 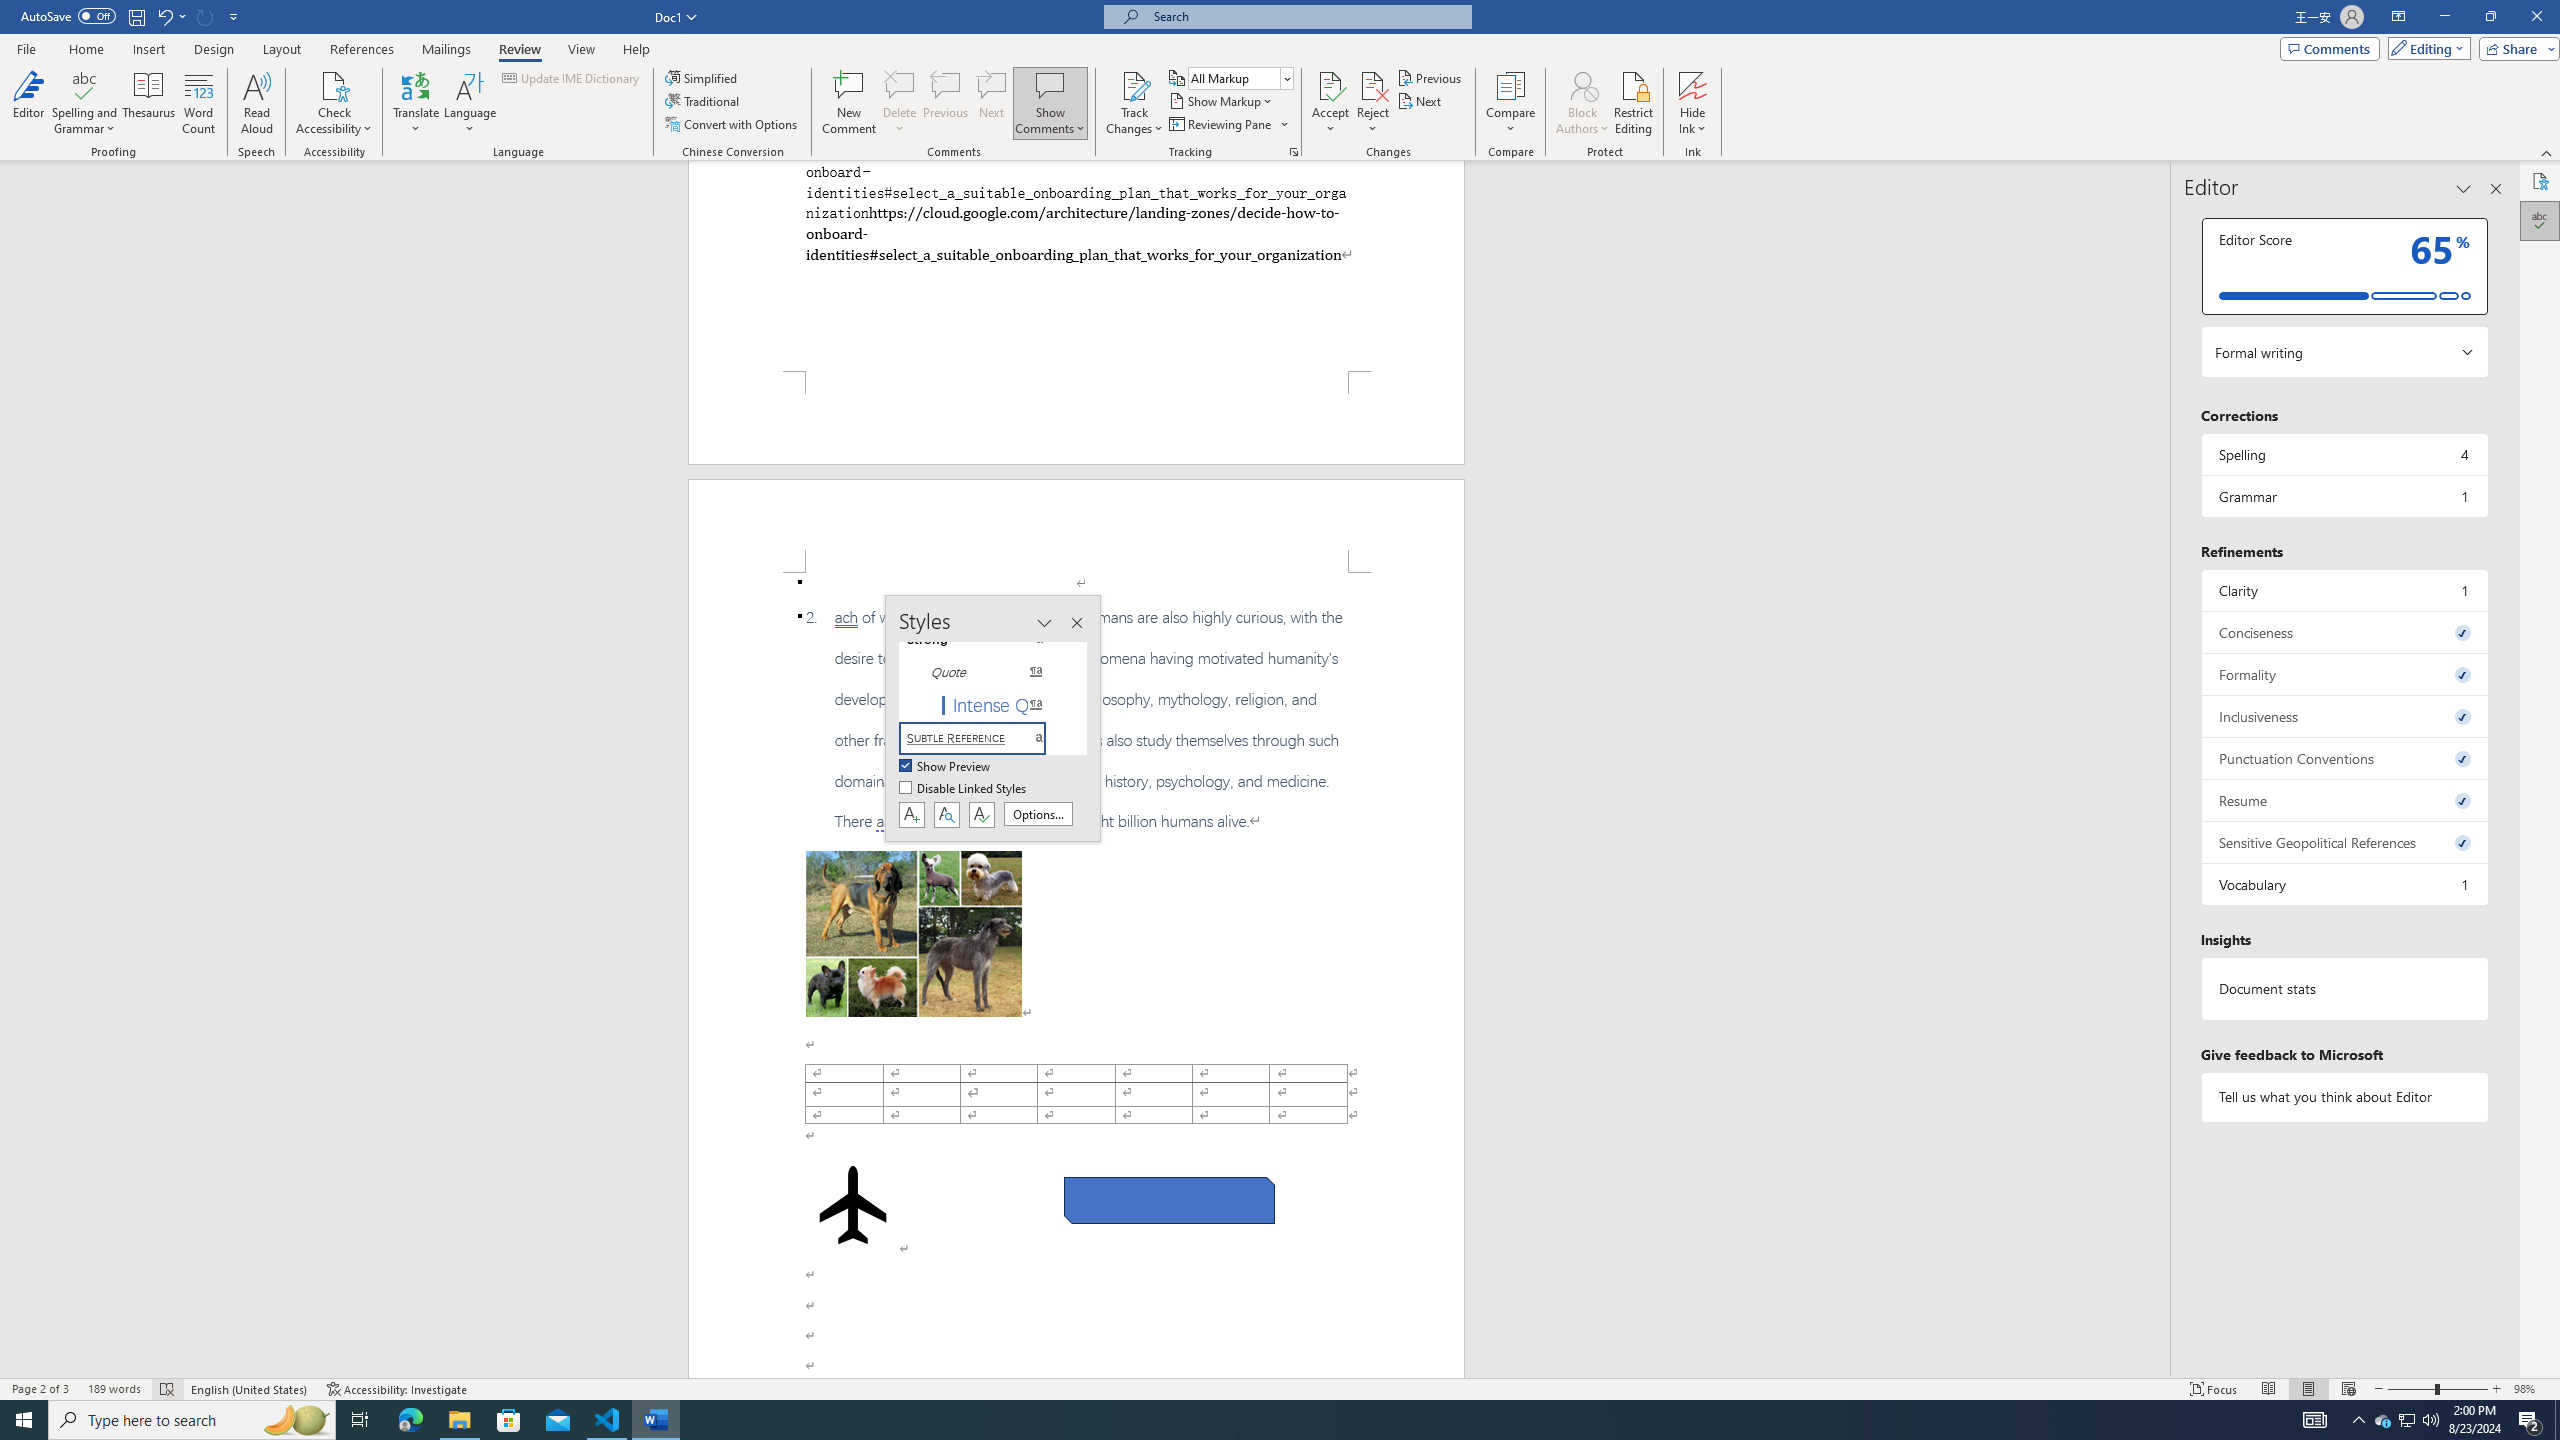 What do you see at coordinates (40, 1389) in the screenshot?
I see `'Page Number Page 2 of 3'` at bounding box center [40, 1389].